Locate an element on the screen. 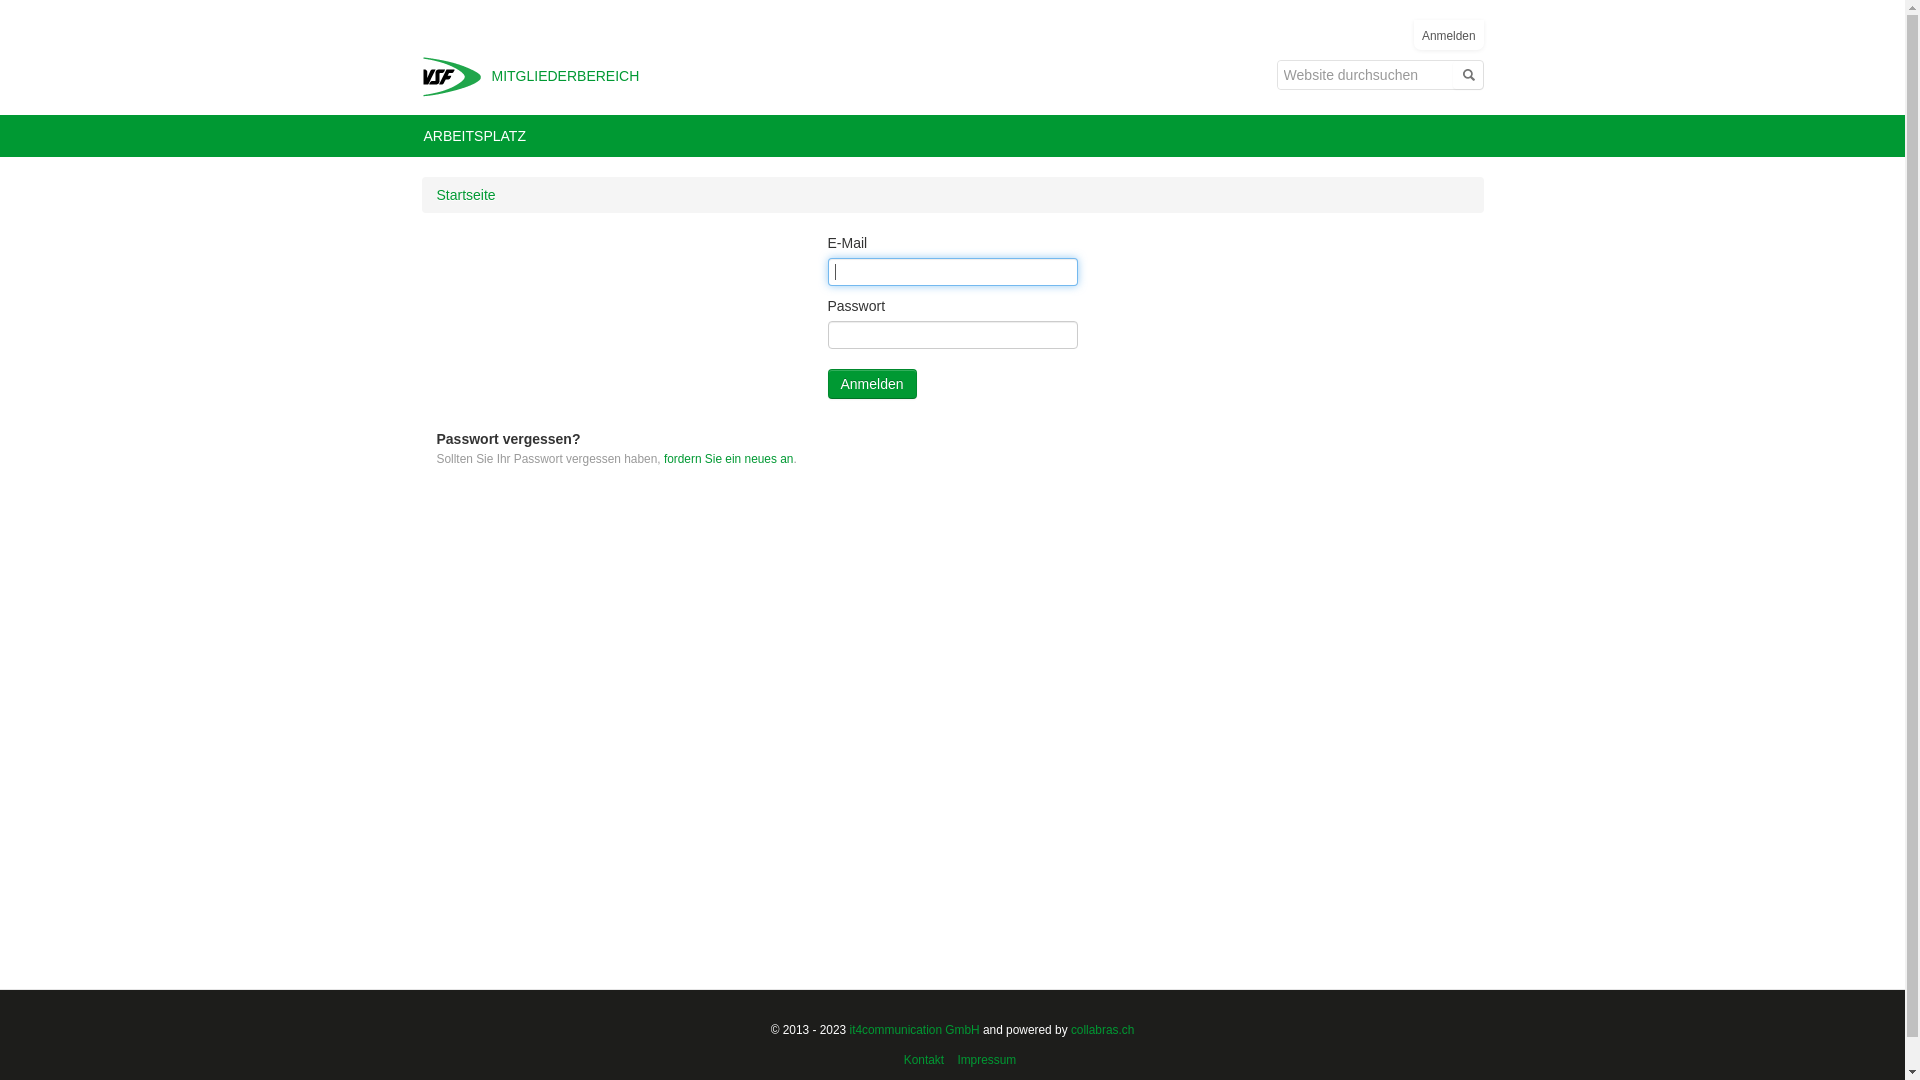 The image size is (1920, 1080). 'Kontakt' is located at coordinates (922, 1059).